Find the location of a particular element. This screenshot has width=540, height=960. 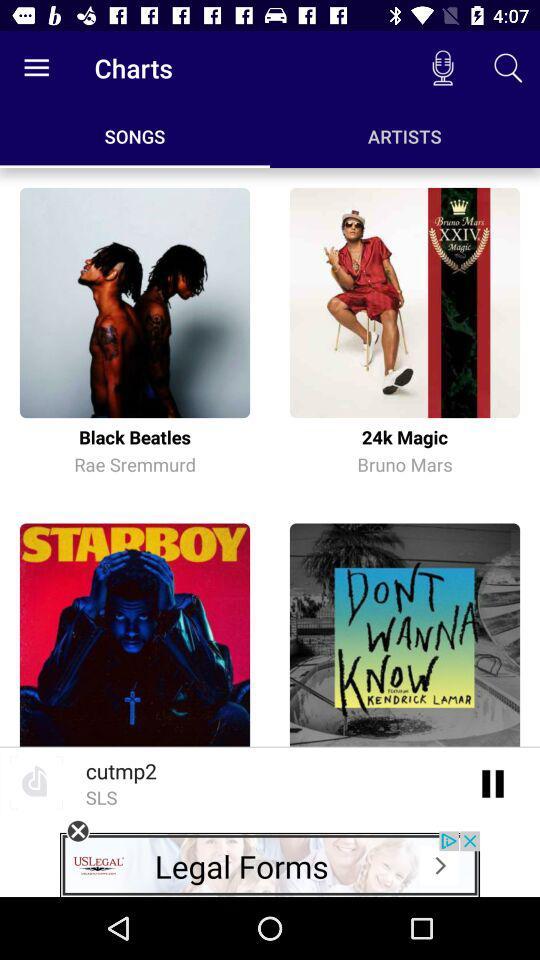

the pause icon is located at coordinates (492, 782).